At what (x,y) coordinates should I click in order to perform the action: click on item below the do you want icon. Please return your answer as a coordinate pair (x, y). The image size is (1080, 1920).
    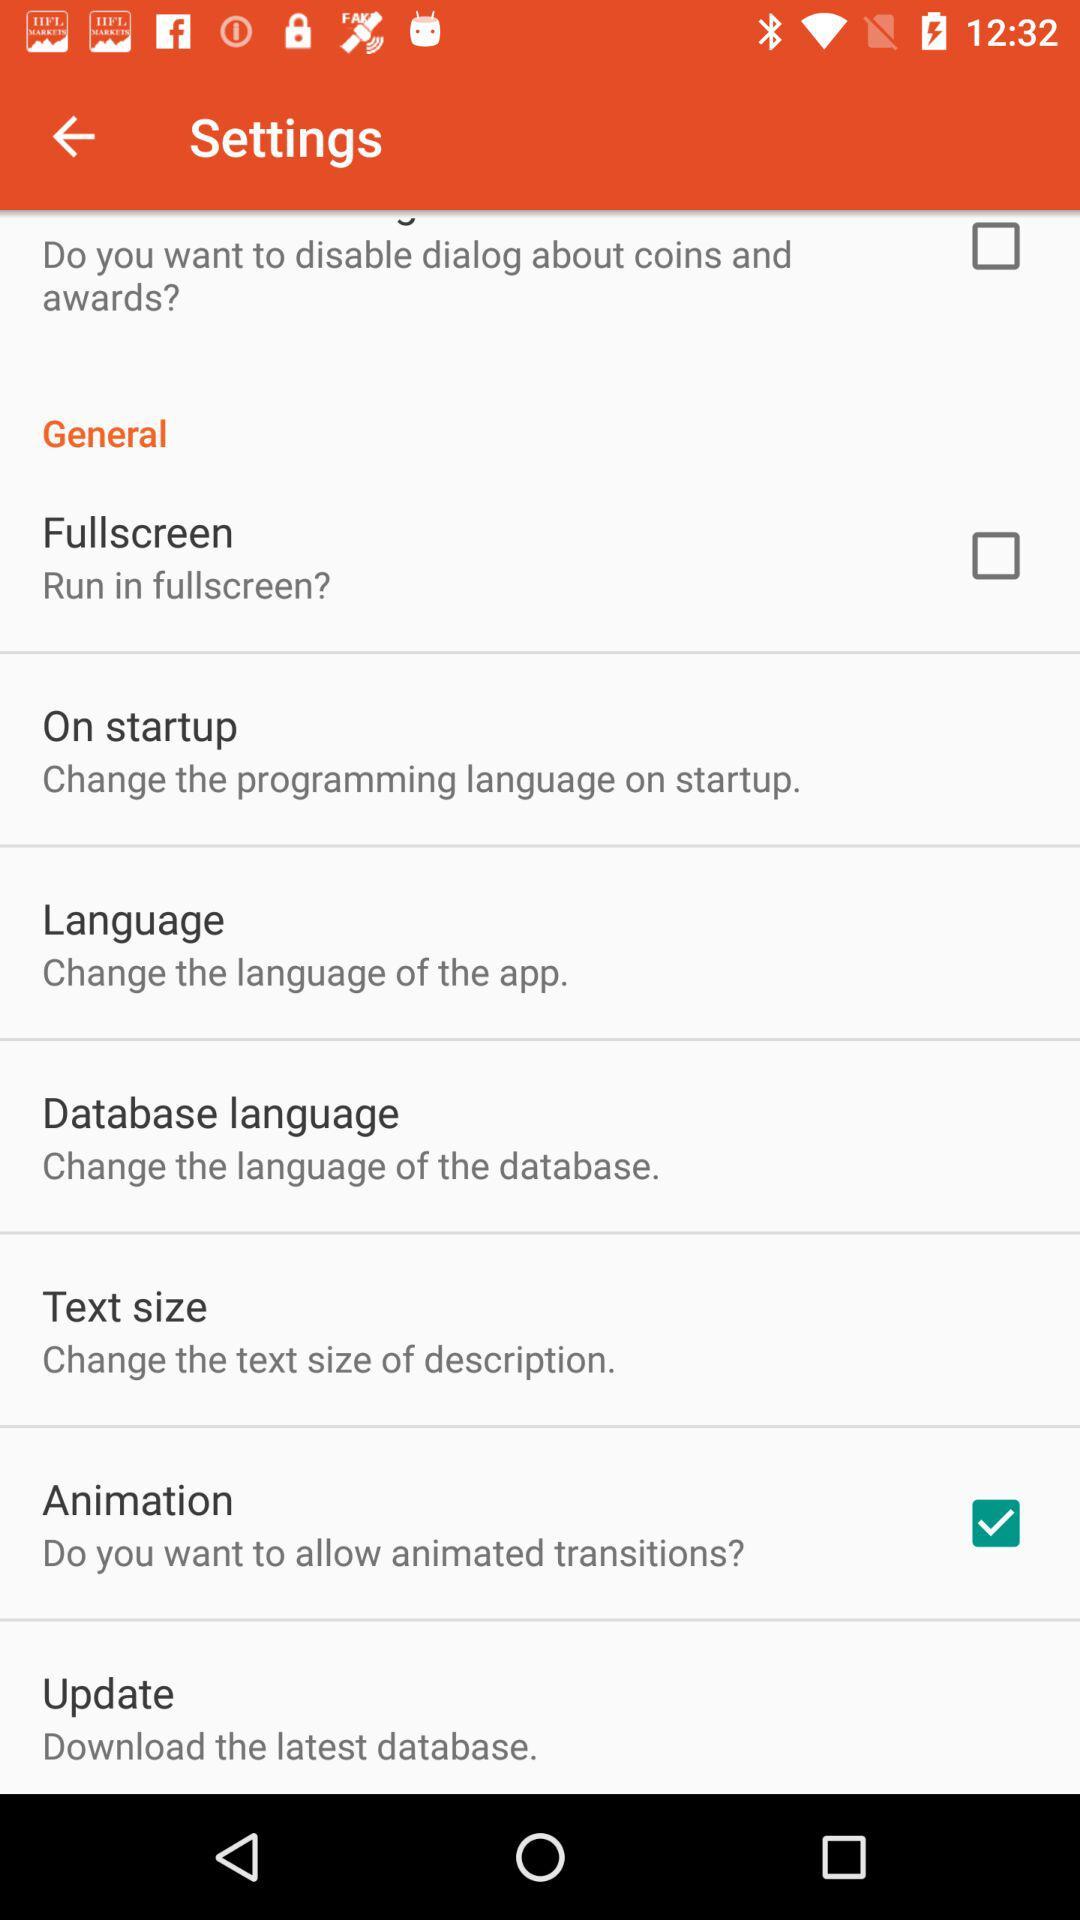
    Looking at the image, I should click on (108, 1690).